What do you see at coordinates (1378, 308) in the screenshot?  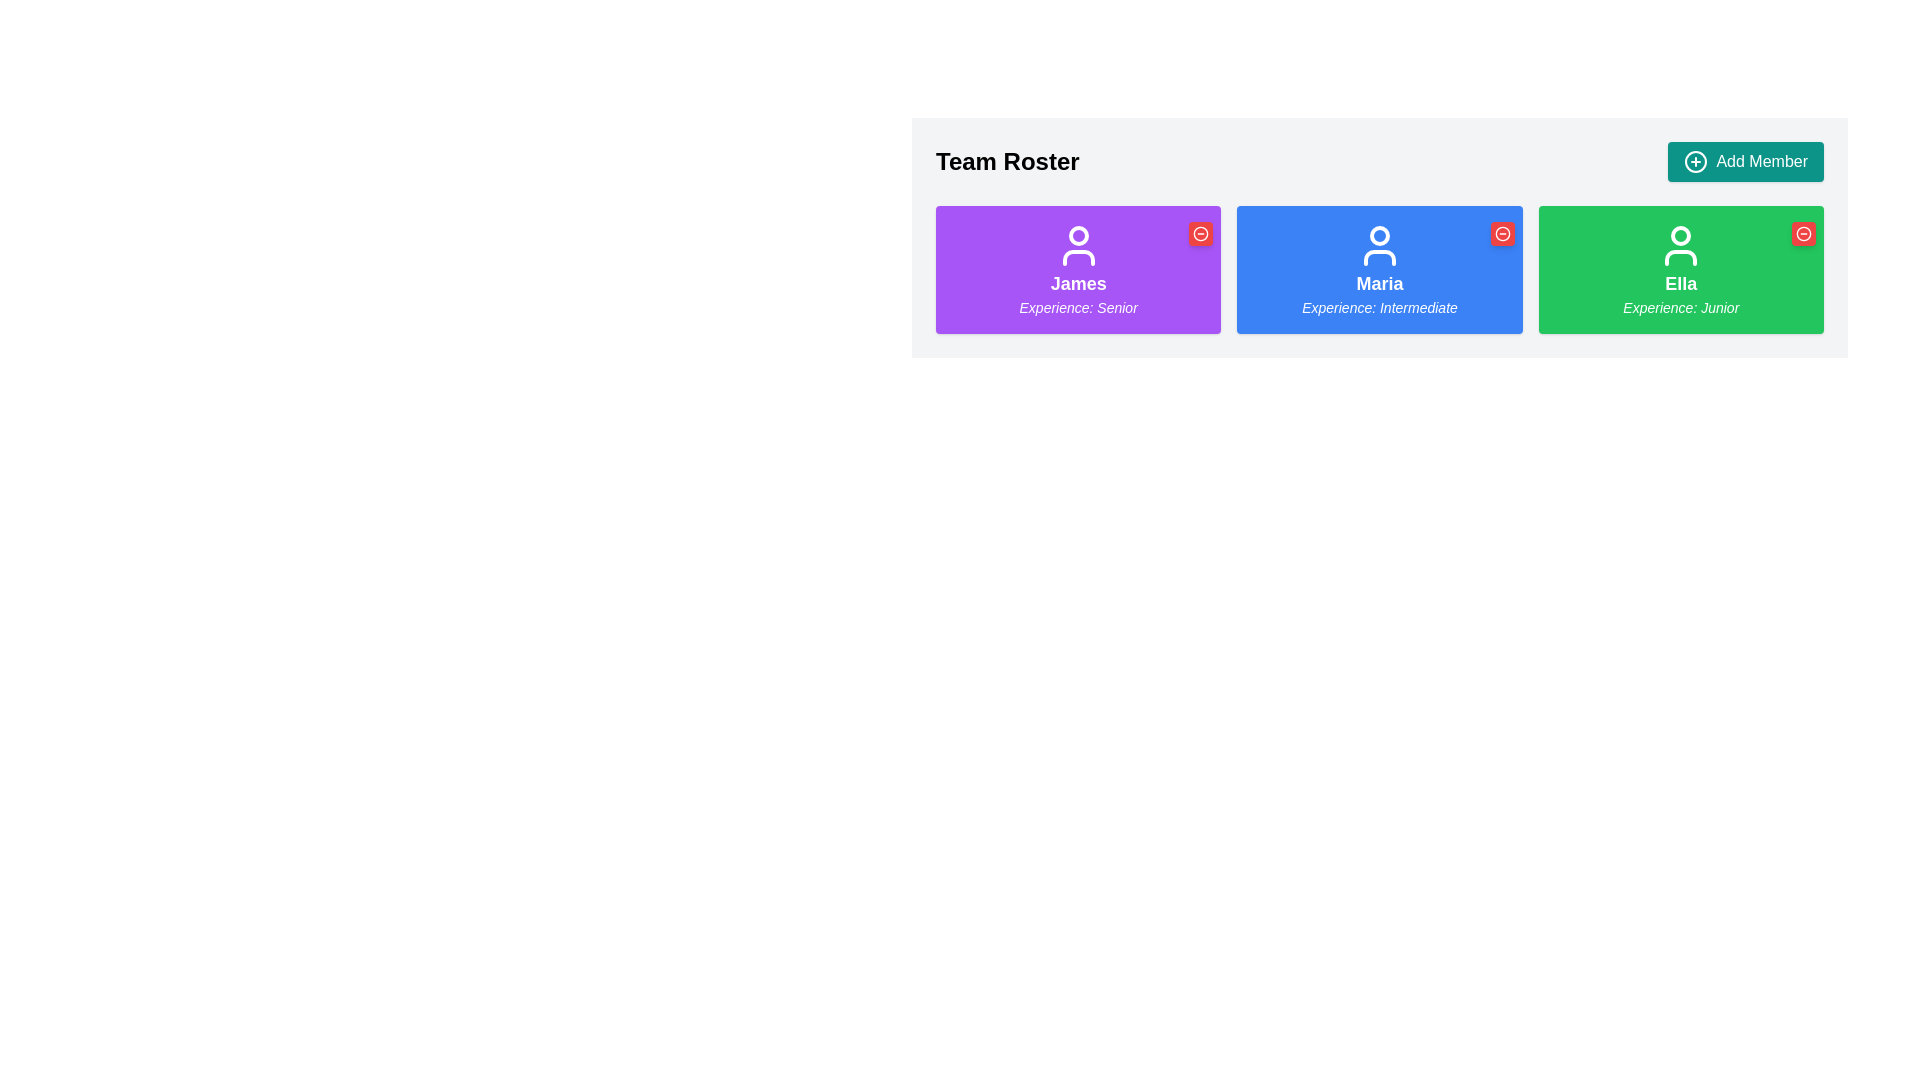 I see `the text label reading 'Experience: Intermediate', which is styled in italicized font and located below the name 'Maria' within a blue card layout` at bounding box center [1378, 308].